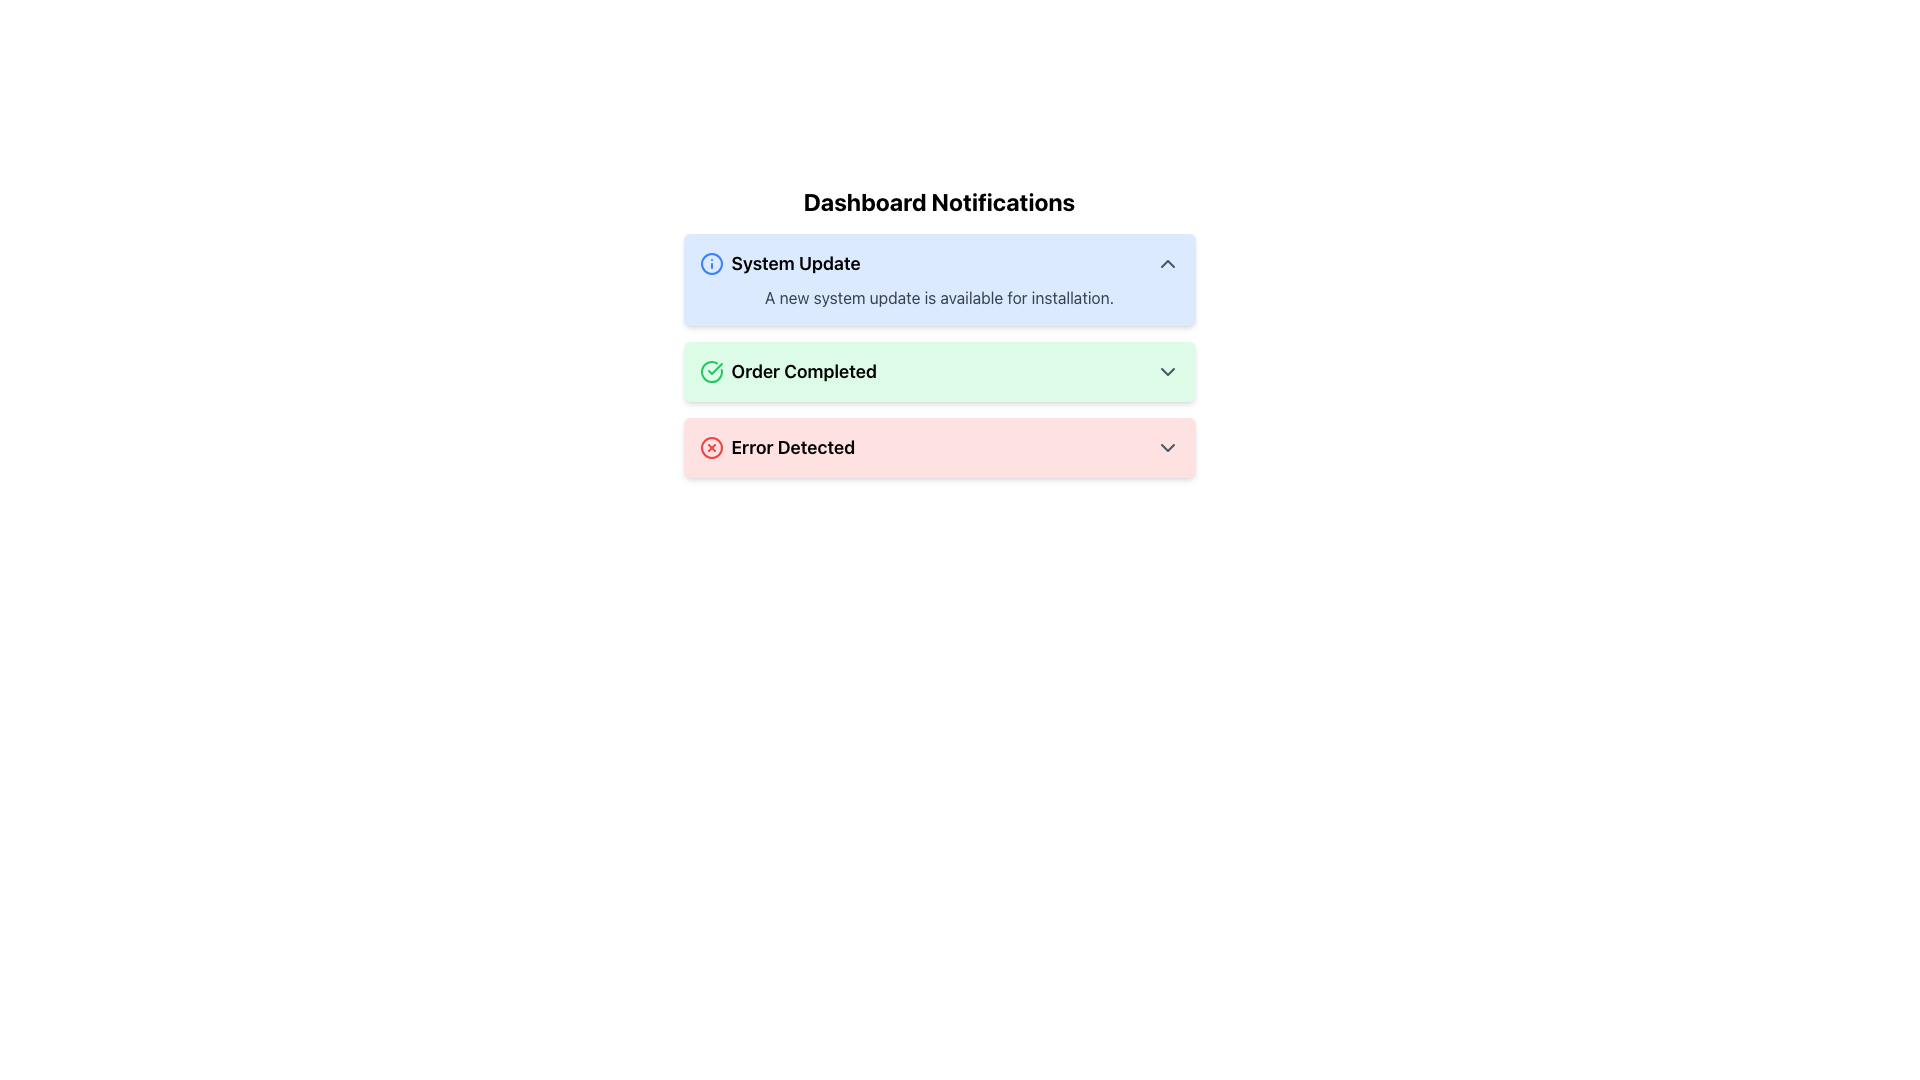  What do you see at coordinates (1167, 446) in the screenshot?
I see `the interactive chevron icon in the 'Error Detected' notification box` at bounding box center [1167, 446].